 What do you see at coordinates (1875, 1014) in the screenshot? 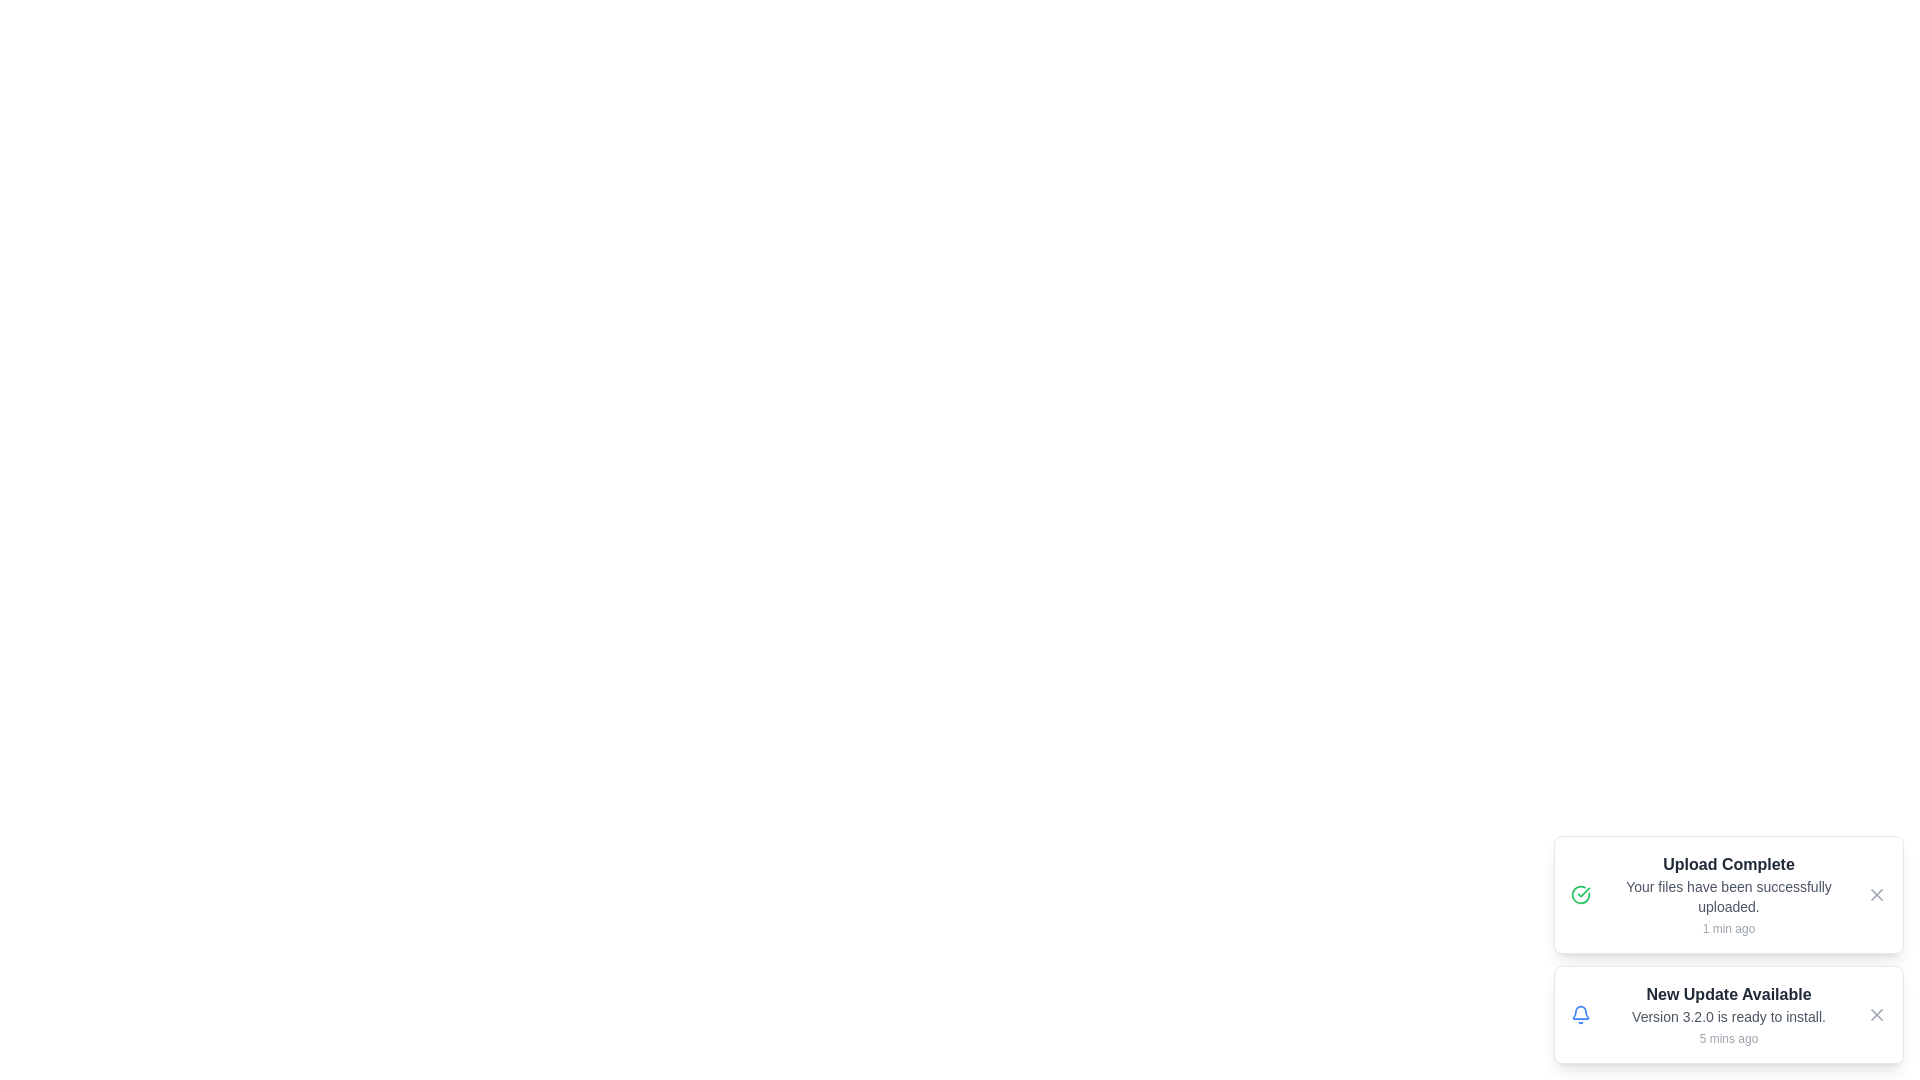
I see `the button in the top-right corner of the 'New Update Available' notification card` at bounding box center [1875, 1014].